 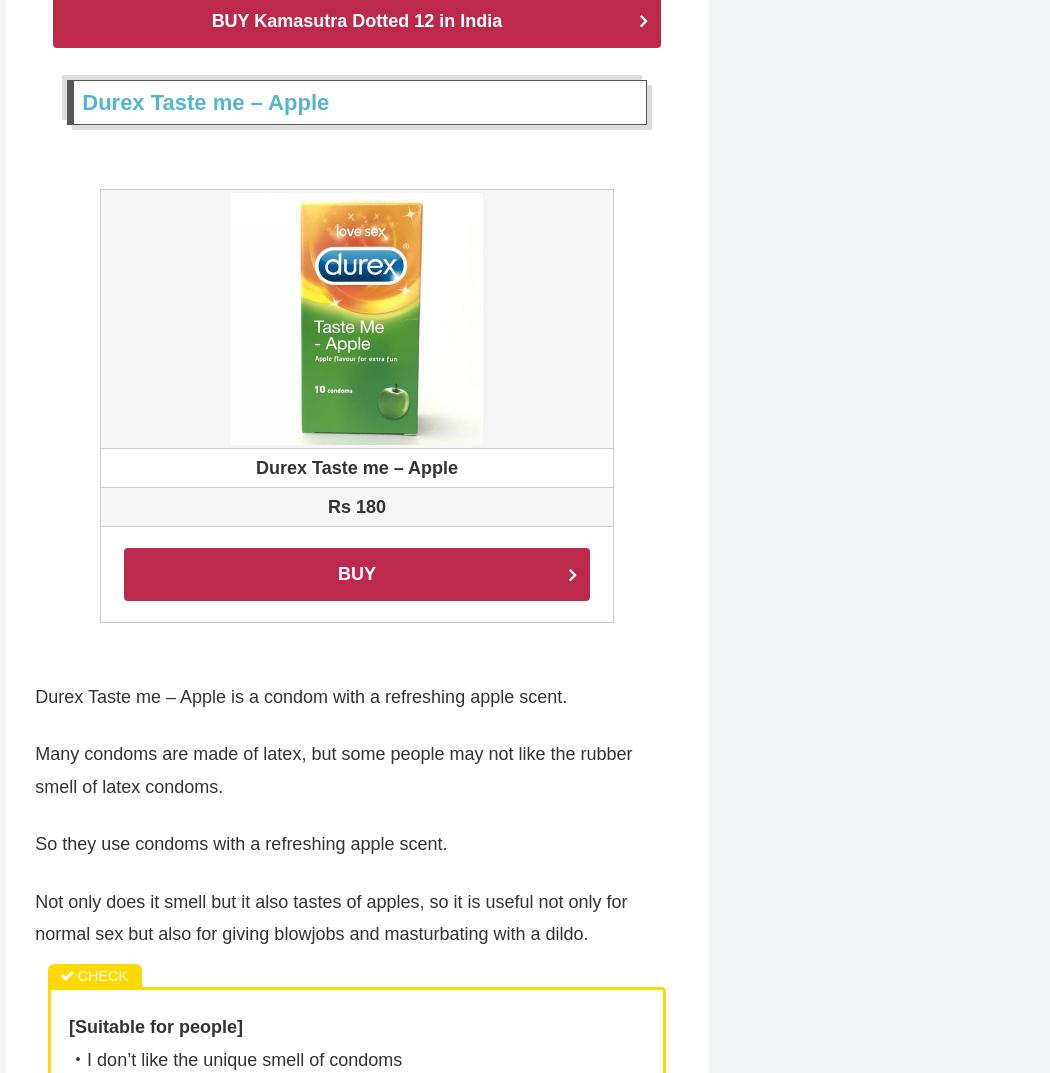 I want to click on 'Not only does it smell but it also tastes of apples, so it is useful not only for normal sex but also for giving blowjobs and masturbating with a dildo.', so click(x=34, y=919).